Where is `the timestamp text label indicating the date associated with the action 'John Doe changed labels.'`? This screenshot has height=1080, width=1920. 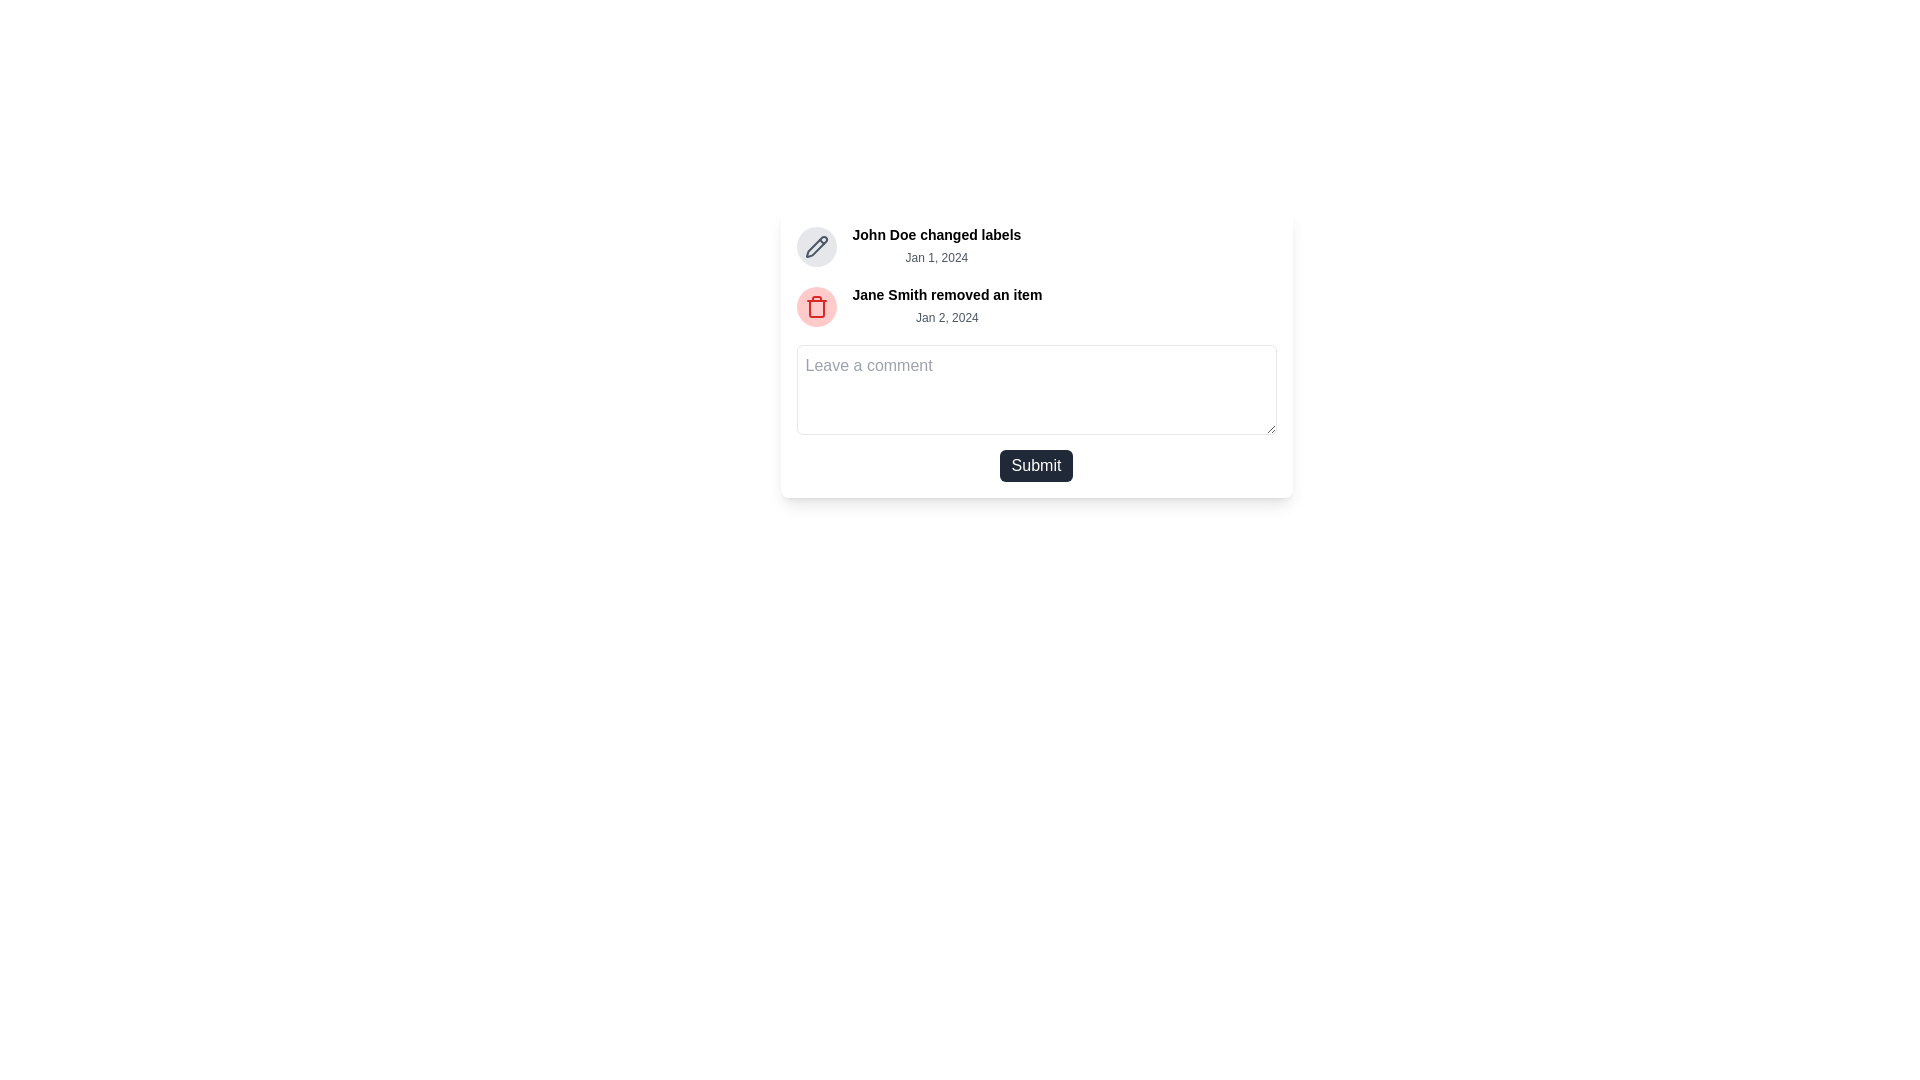 the timestamp text label indicating the date associated with the action 'John Doe changed labels.' is located at coordinates (935, 257).